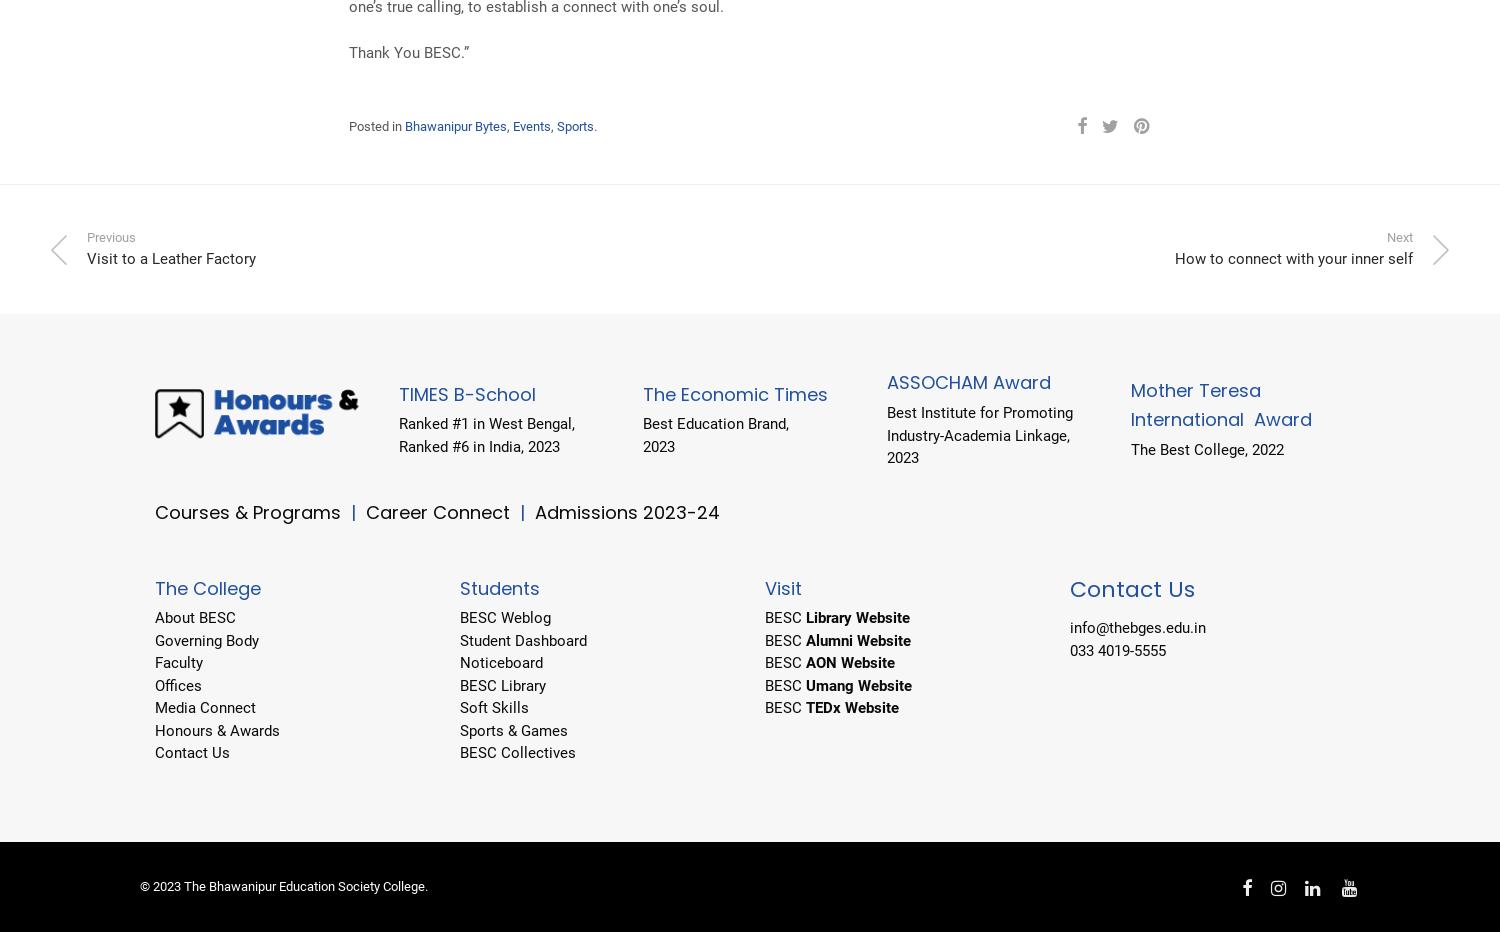  Describe the element at coordinates (1116, 649) in the screenshot. I see `'033 4019-5555'` at that location.